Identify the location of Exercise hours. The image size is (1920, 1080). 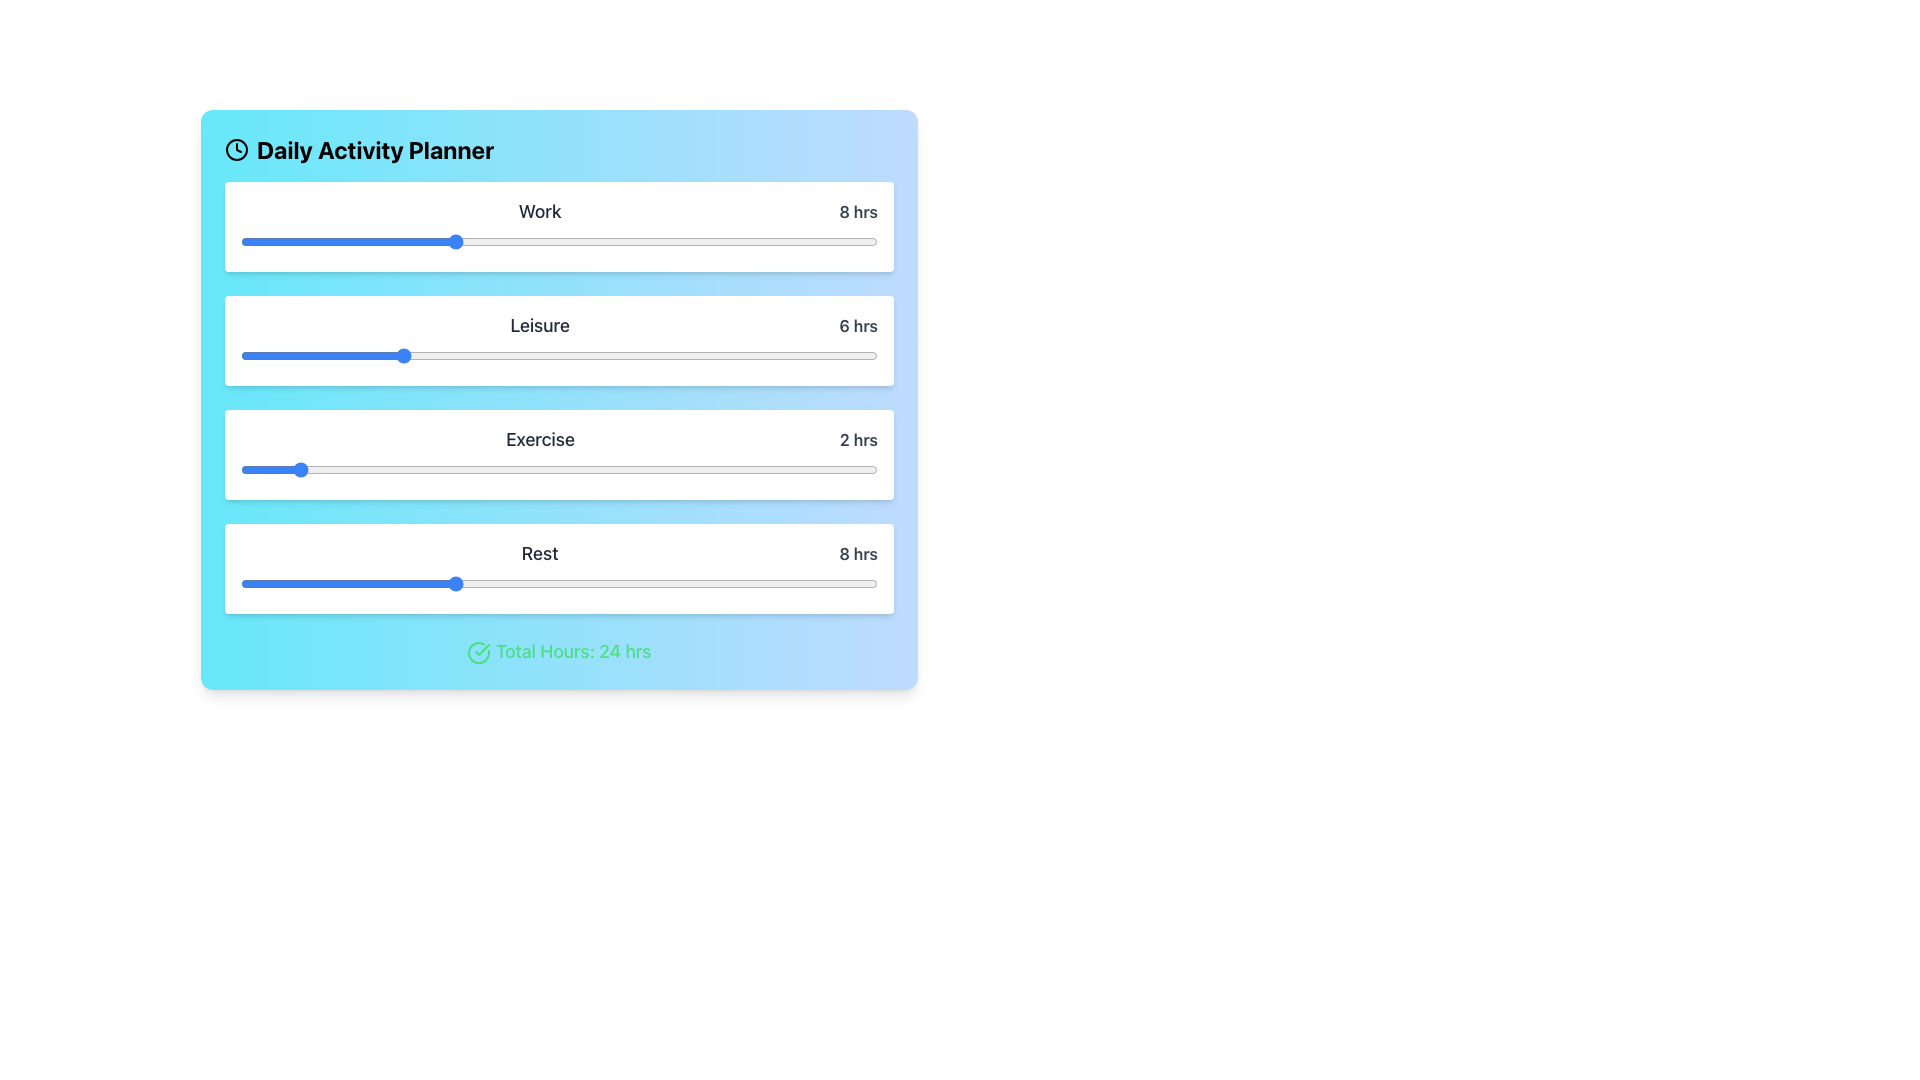
(425, 470).